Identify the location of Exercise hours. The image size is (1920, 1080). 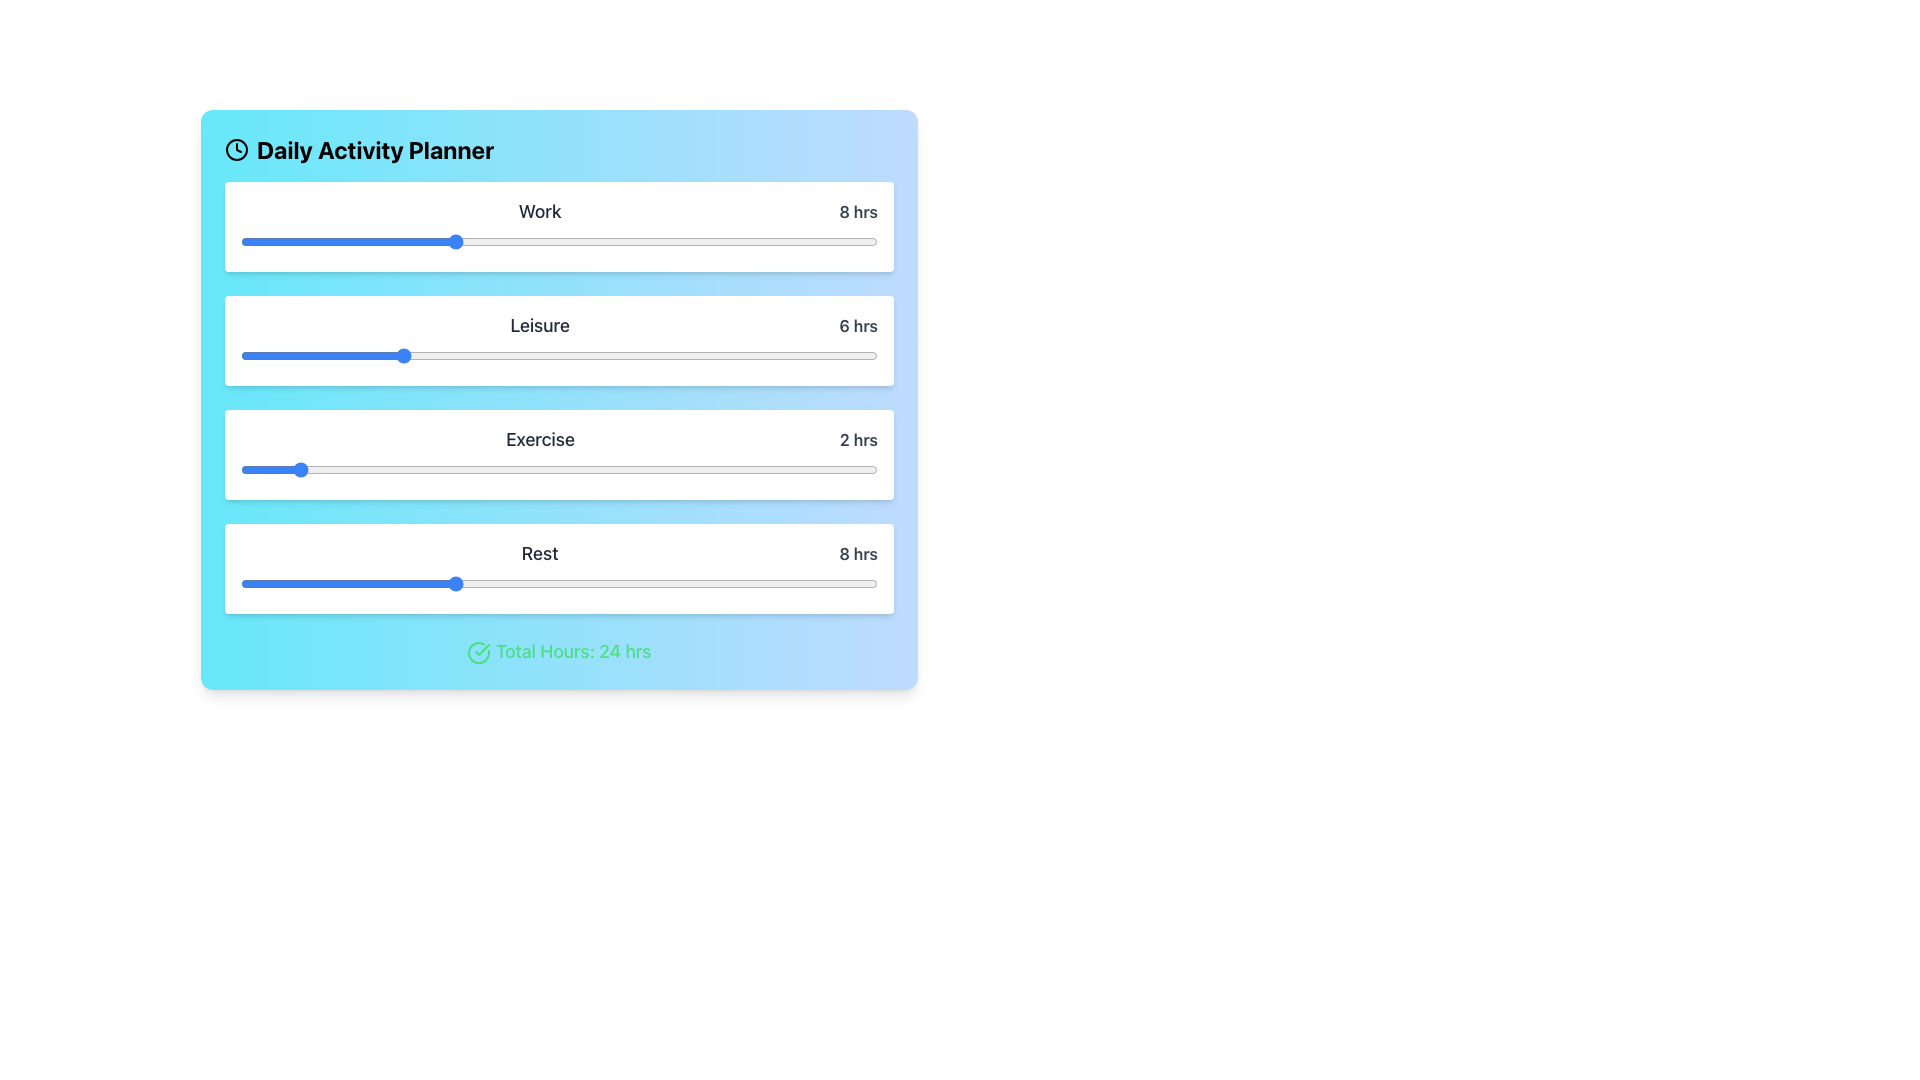
(425, 470).